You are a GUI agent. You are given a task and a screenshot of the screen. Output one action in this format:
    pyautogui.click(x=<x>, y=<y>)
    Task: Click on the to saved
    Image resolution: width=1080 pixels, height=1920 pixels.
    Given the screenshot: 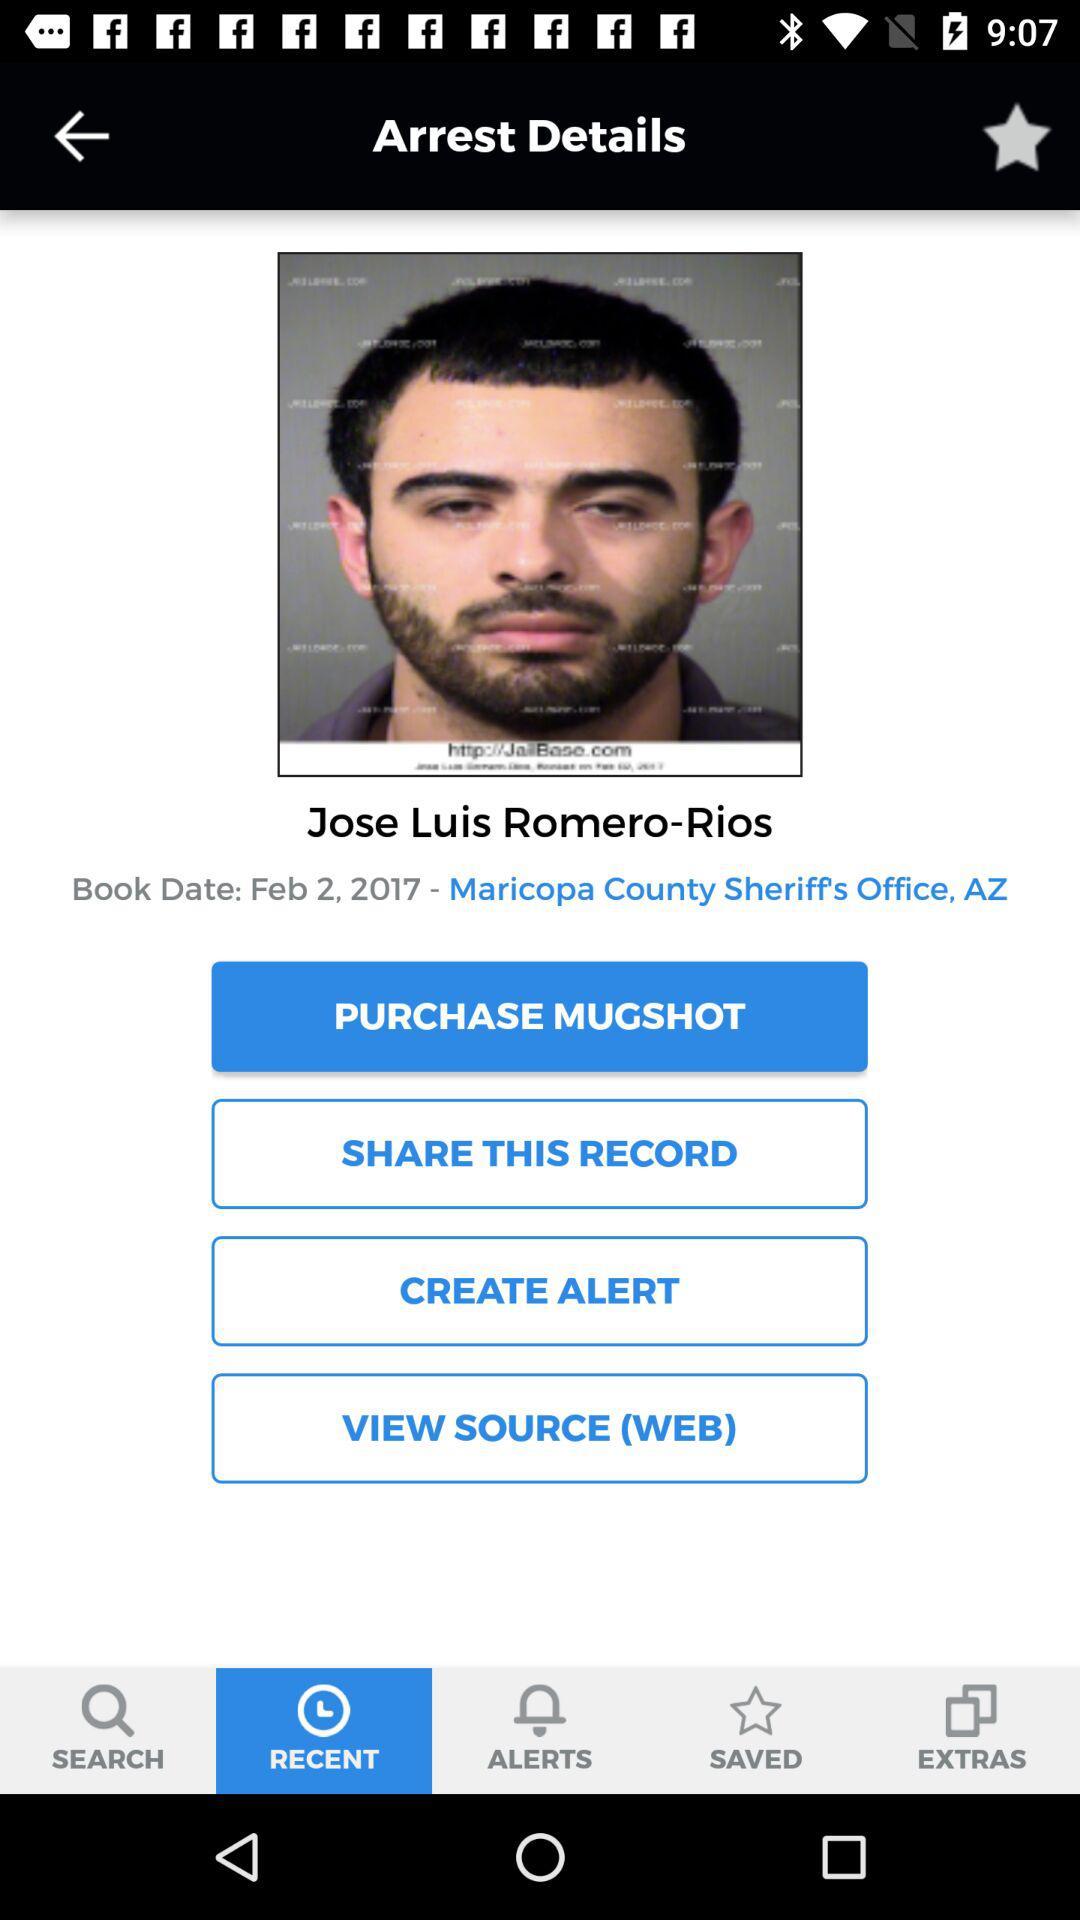 What is the action you would take?
    pyautogui.click(x=1017, y=135)
    